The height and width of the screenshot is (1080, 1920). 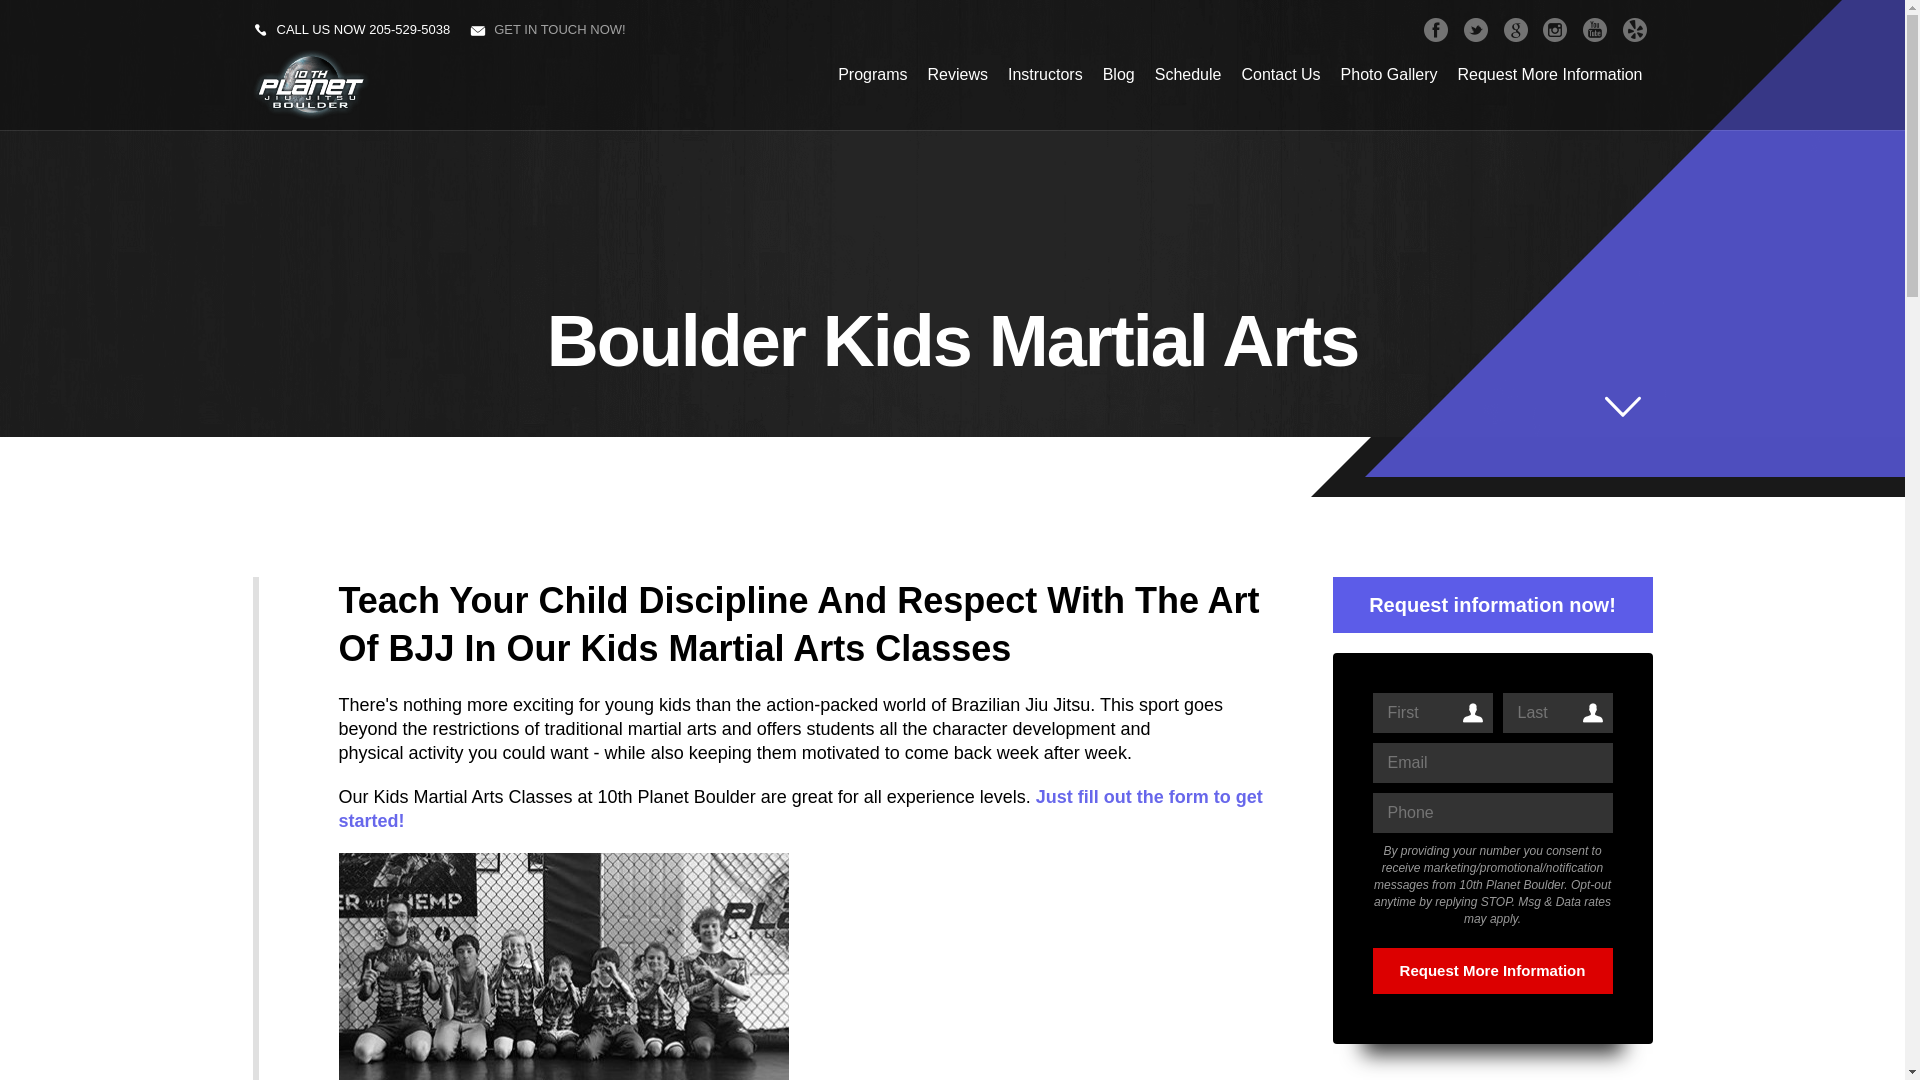 I want to click on 'FACEBOOK', so click(x=1434, y=30).